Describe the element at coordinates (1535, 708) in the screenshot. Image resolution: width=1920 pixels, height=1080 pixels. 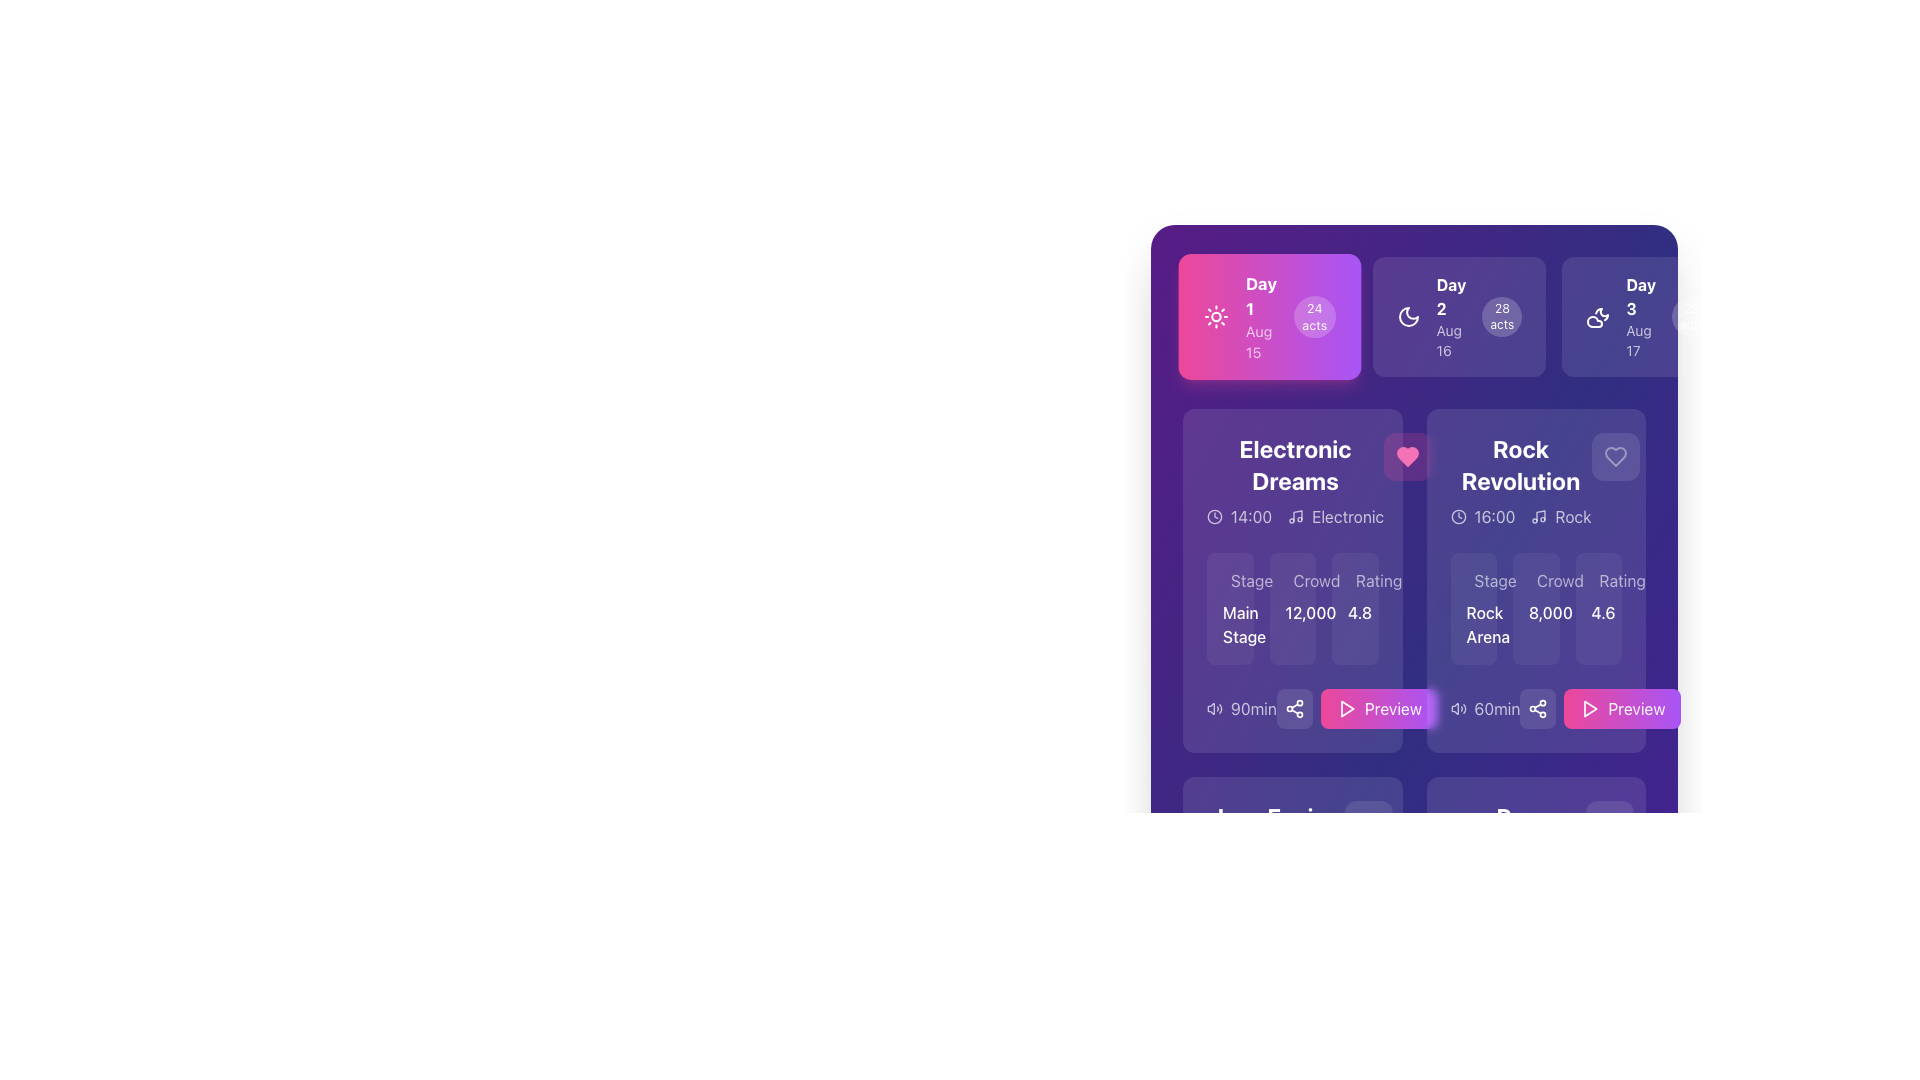
I see `the share icon located to the right of the '60min' text in the Composite - Icon with Text element on the 'Rock Revolution' card` at that location.